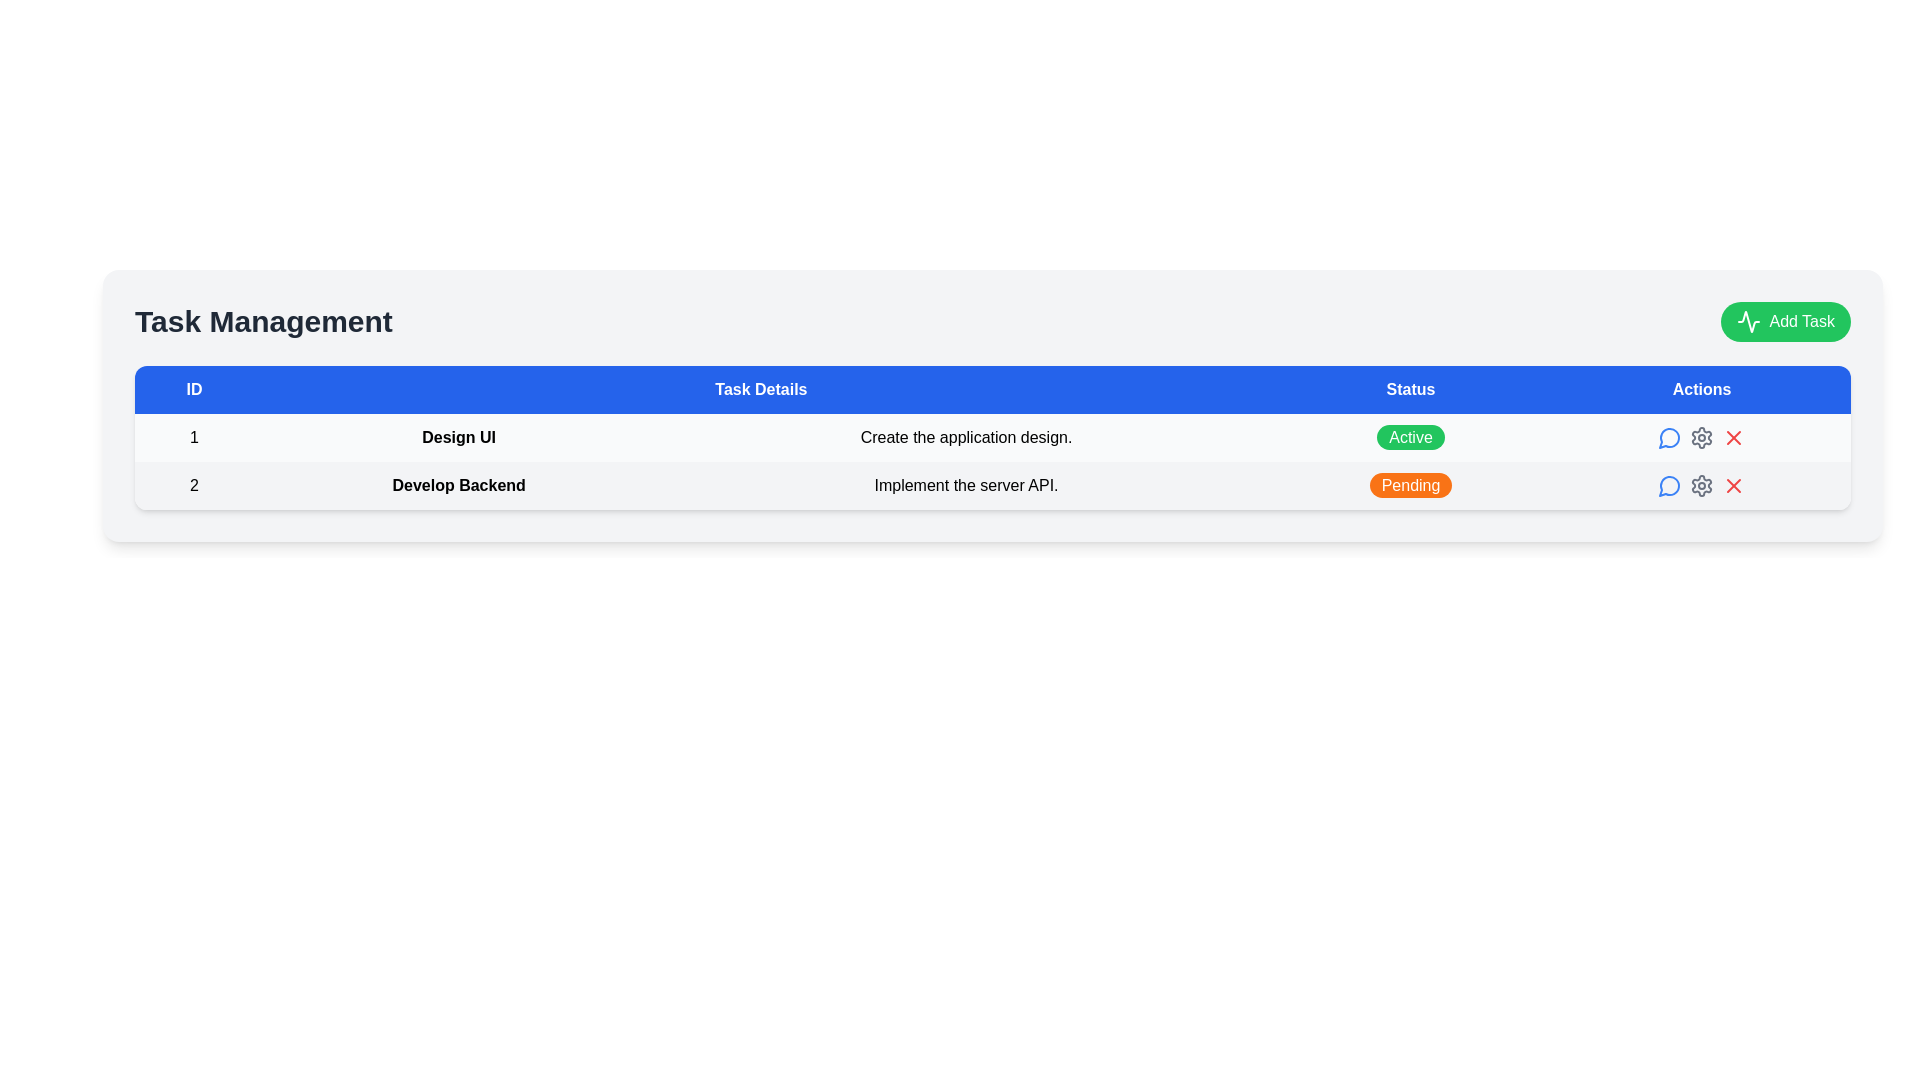  What do you see at coordinates (194, 437) in the screenshot?
I see `the text identifier for the associated task row` at bounding box center [194, 437].